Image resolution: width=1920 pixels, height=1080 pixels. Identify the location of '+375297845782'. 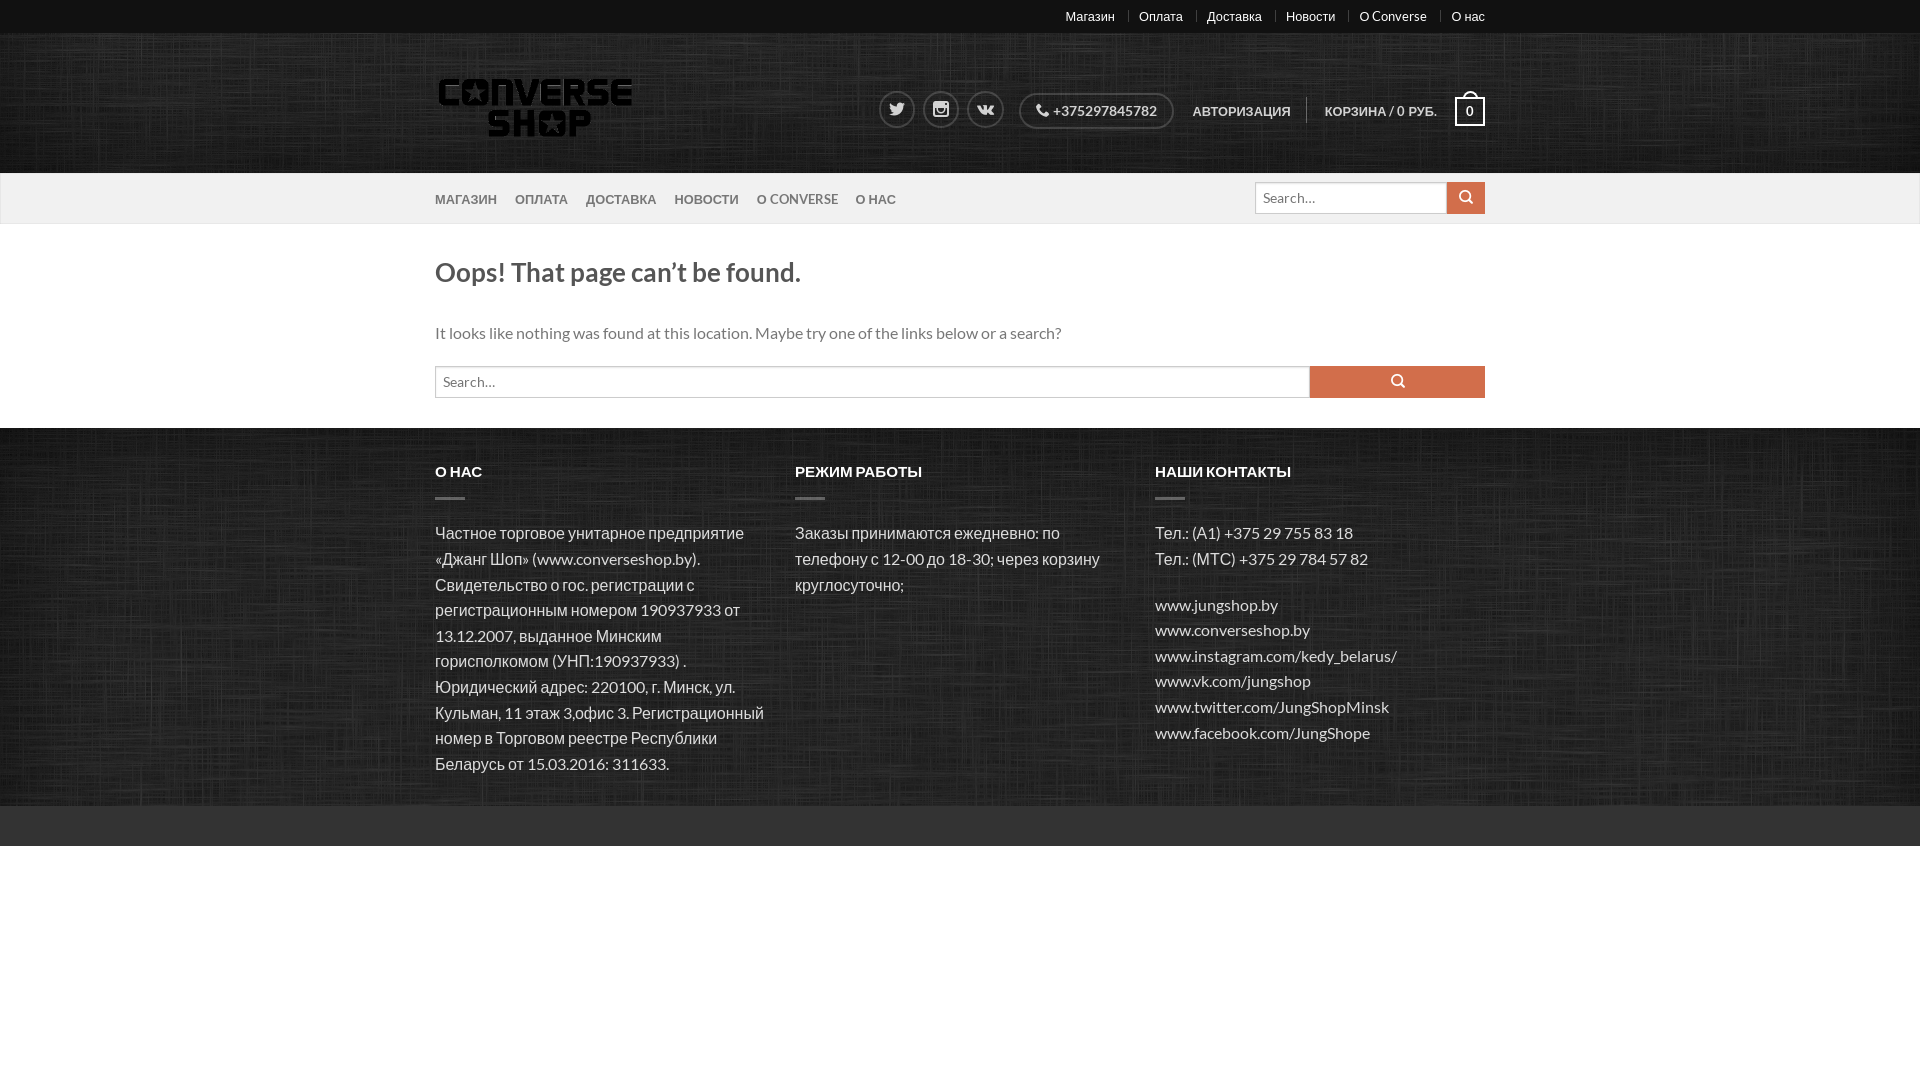
(1095, 111).